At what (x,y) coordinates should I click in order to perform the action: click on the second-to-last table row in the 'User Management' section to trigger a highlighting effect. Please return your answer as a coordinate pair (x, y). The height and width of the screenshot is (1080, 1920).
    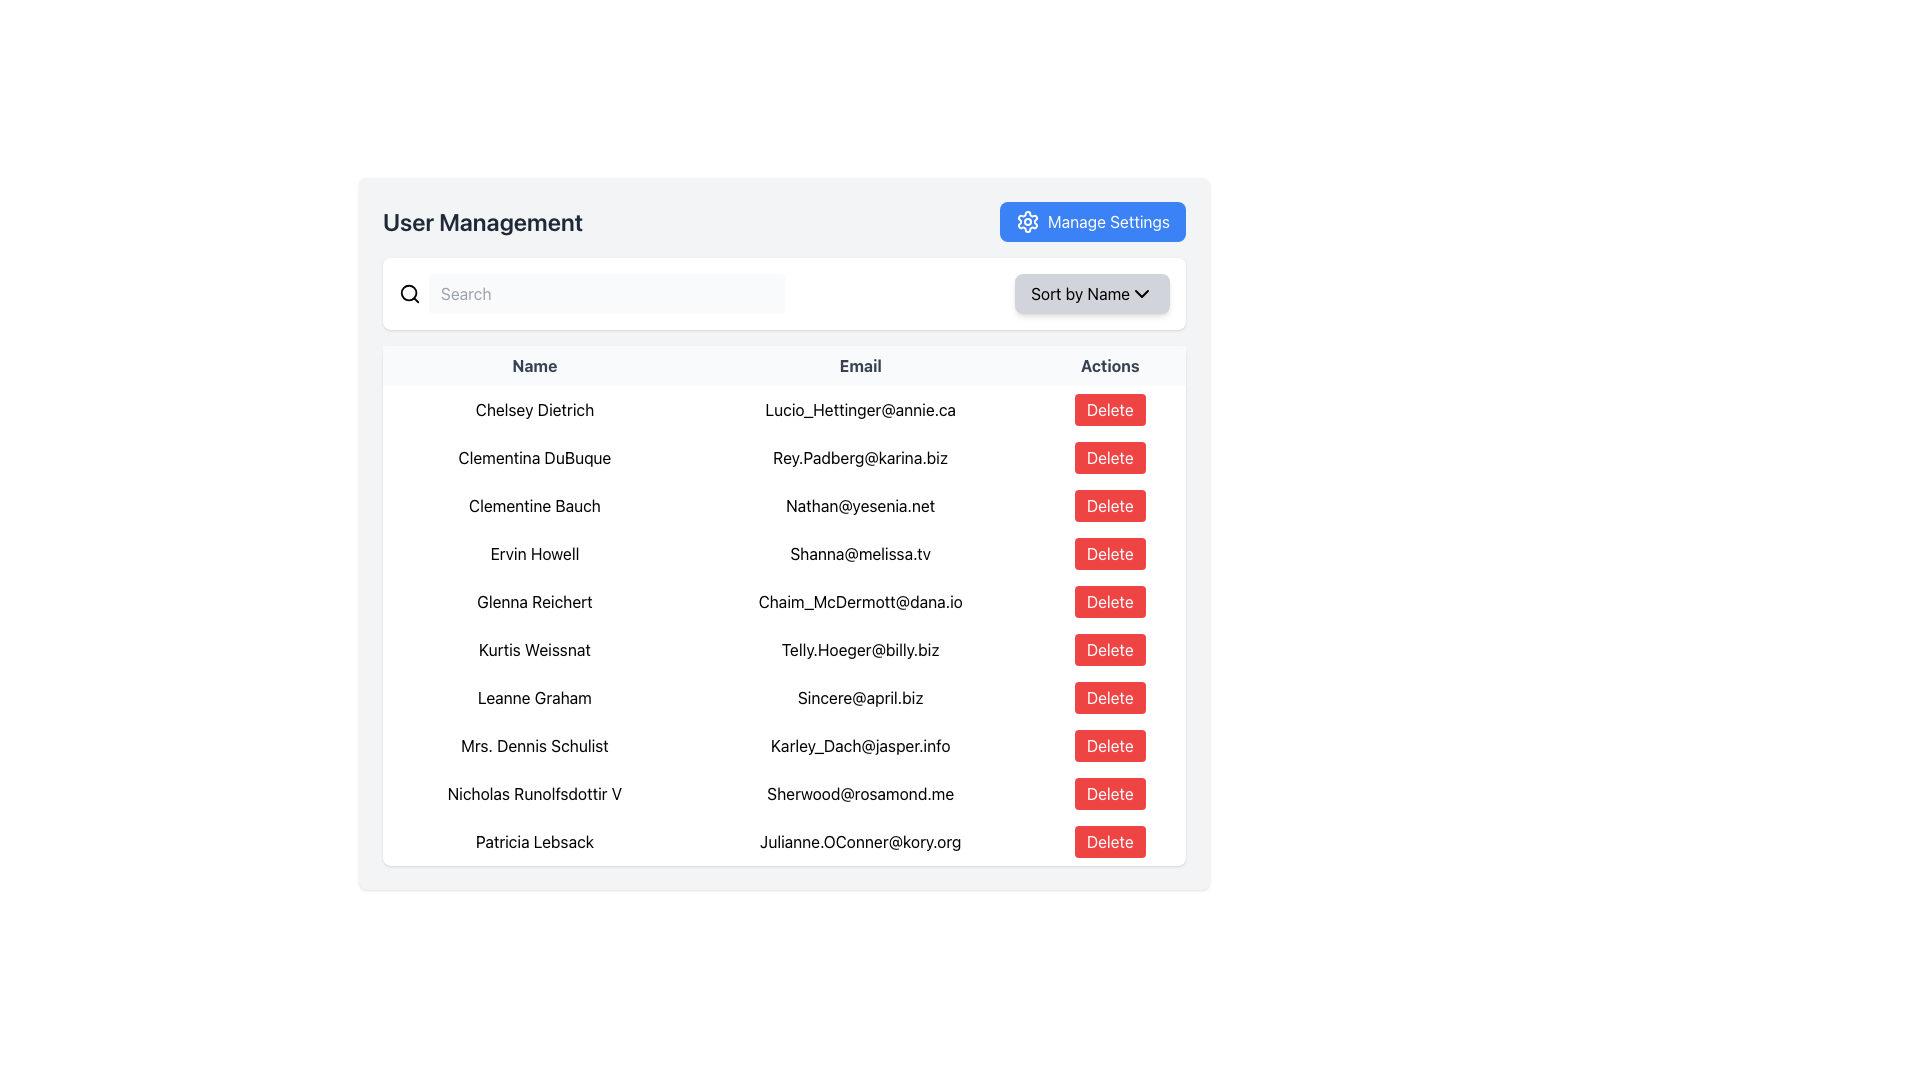
    Looking at the image, I should click on (783, 793).